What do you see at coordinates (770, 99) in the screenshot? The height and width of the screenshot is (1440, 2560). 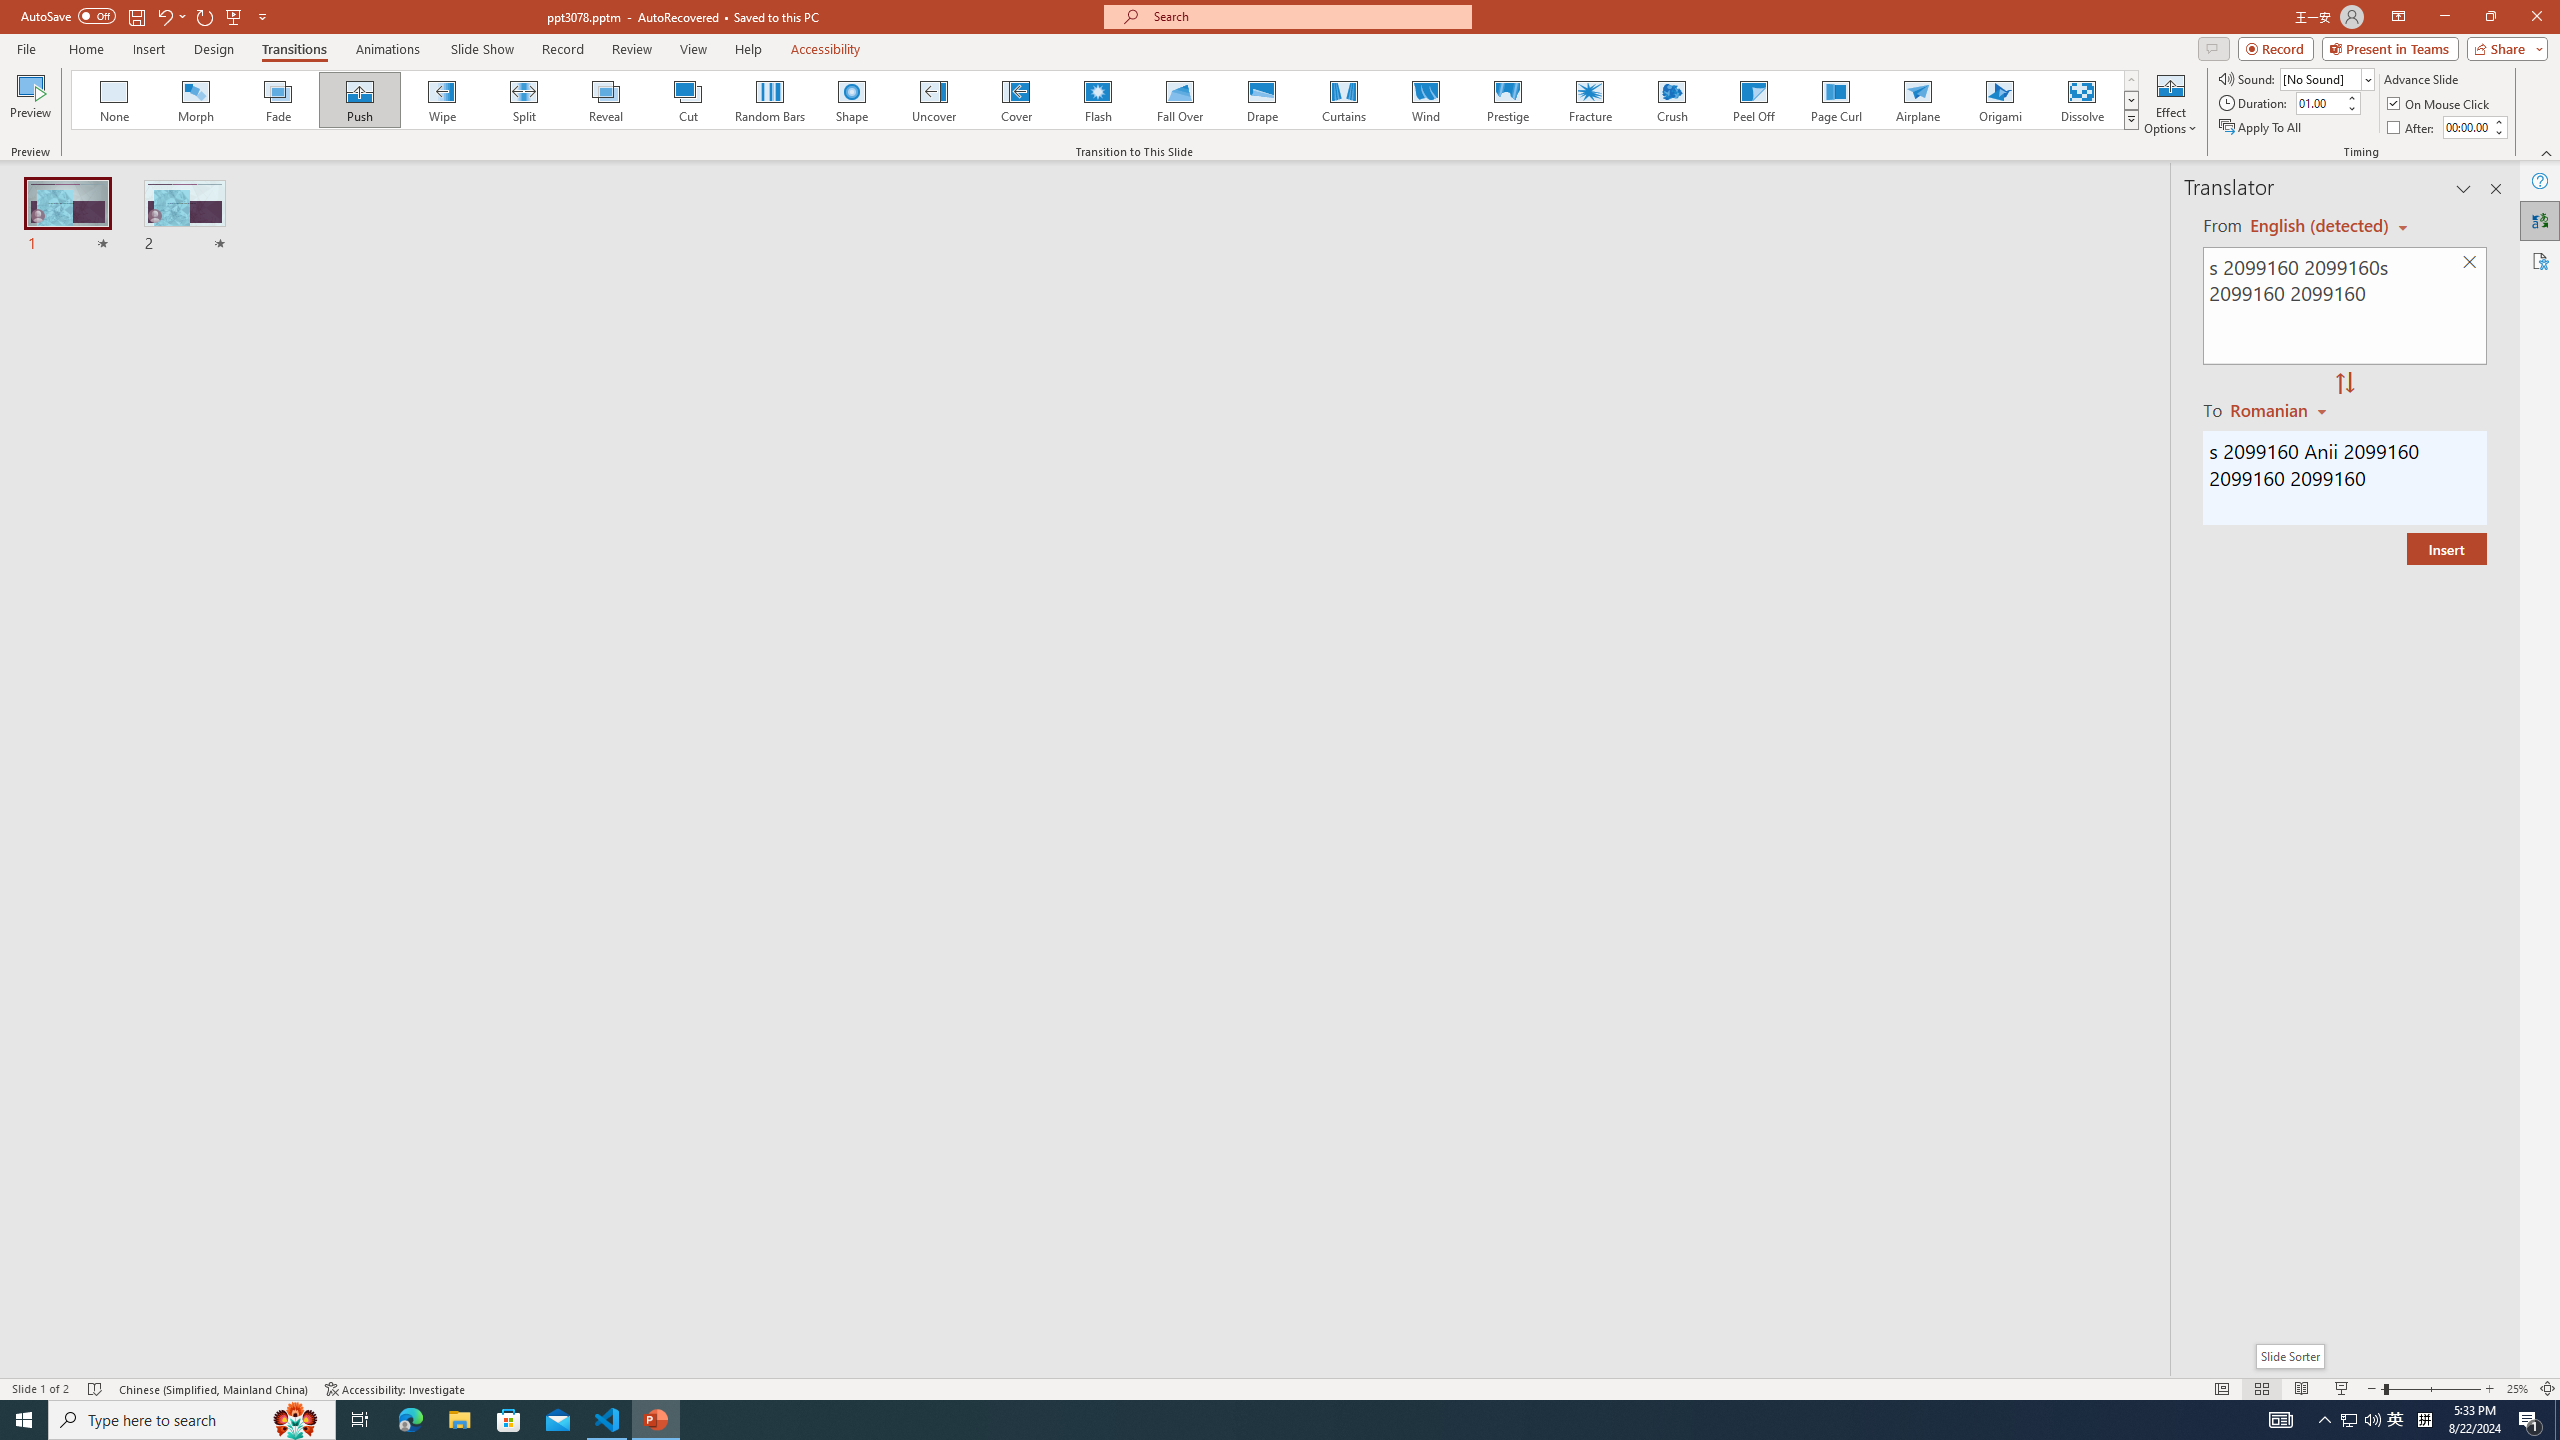 I see `'Random Bars'` at bounding box center [770, 99].